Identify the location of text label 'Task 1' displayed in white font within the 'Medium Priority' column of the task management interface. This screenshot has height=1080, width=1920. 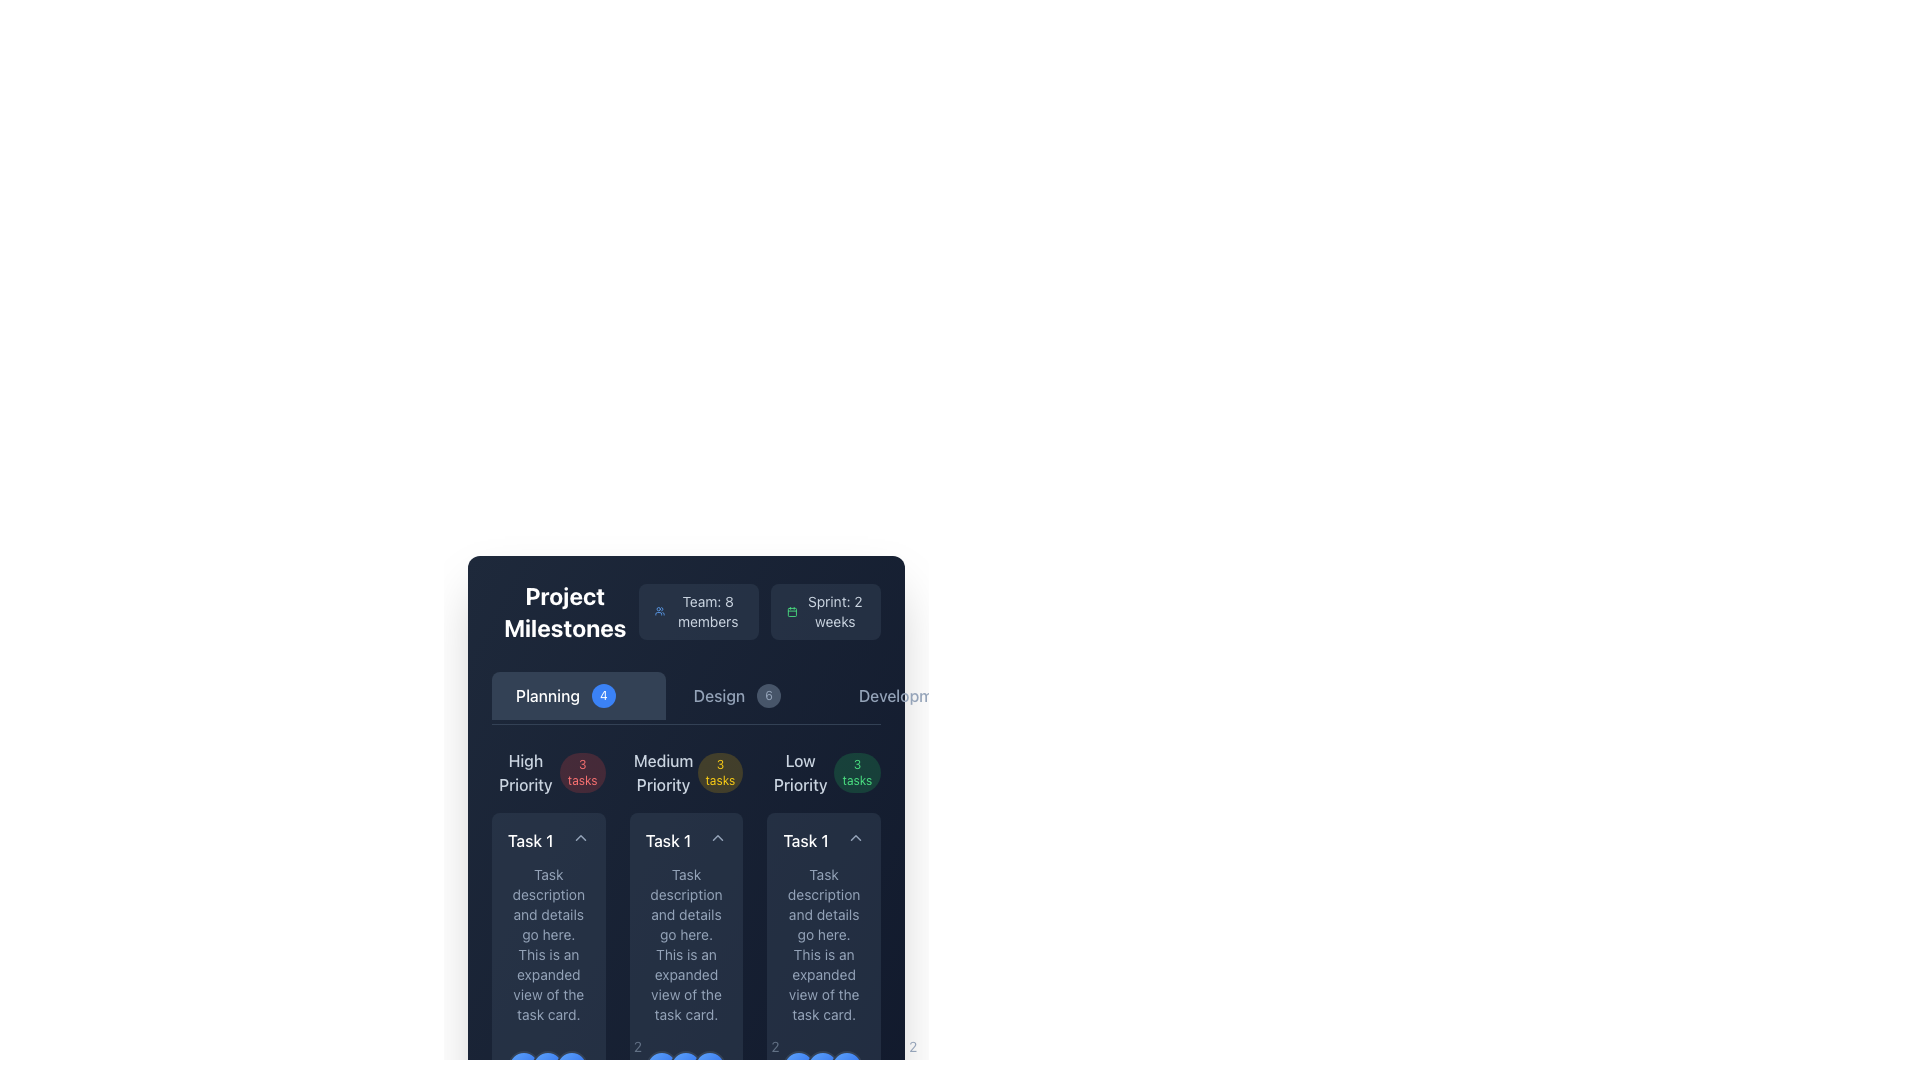
(668, 840).